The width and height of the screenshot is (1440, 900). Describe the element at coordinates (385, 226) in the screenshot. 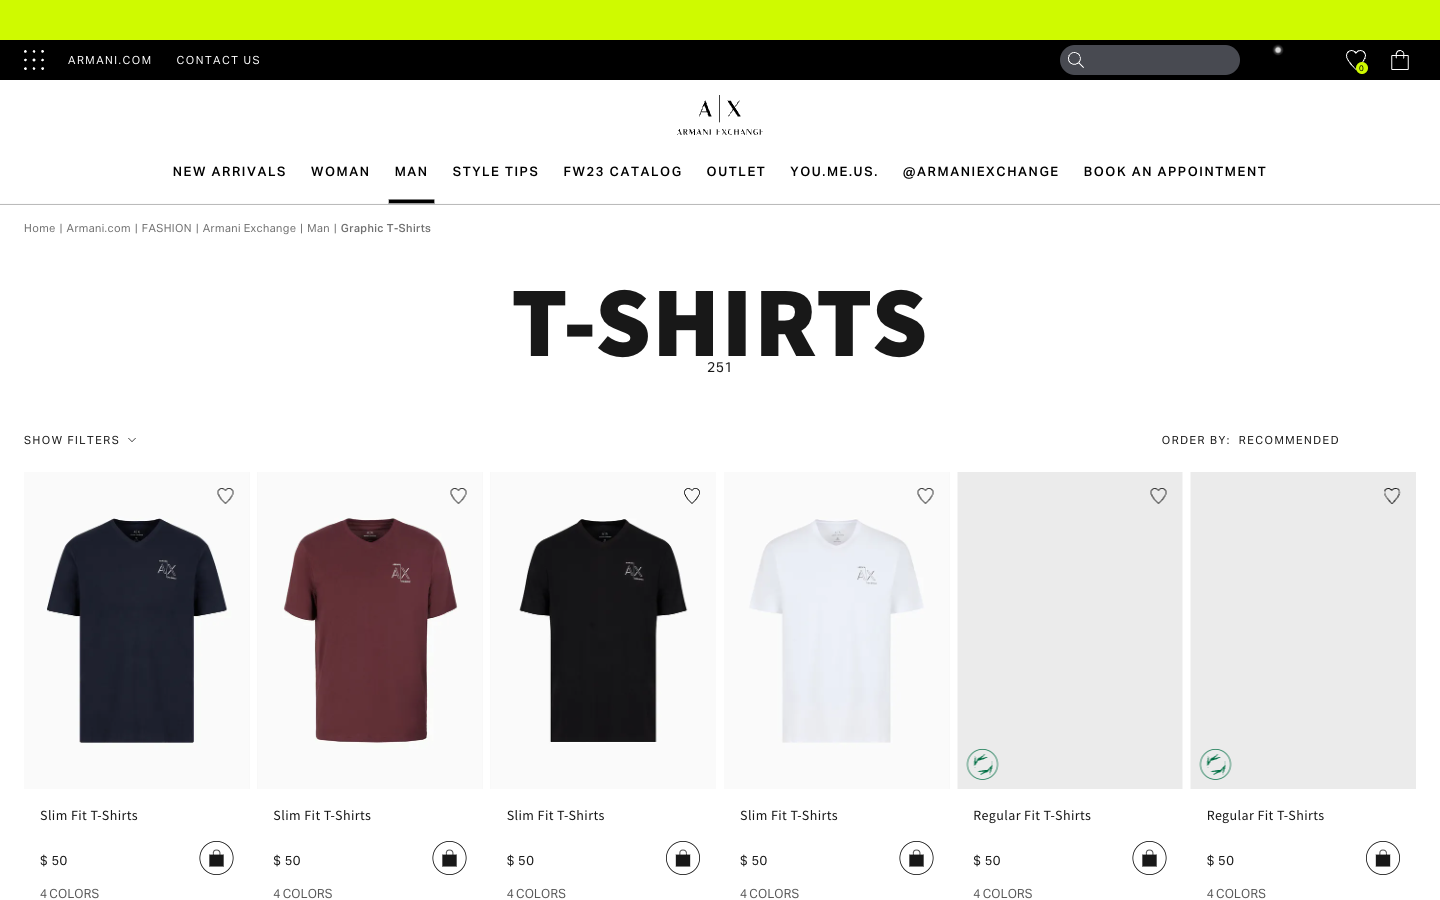

I see `the graphic T-shirts category to view its content` at that location.